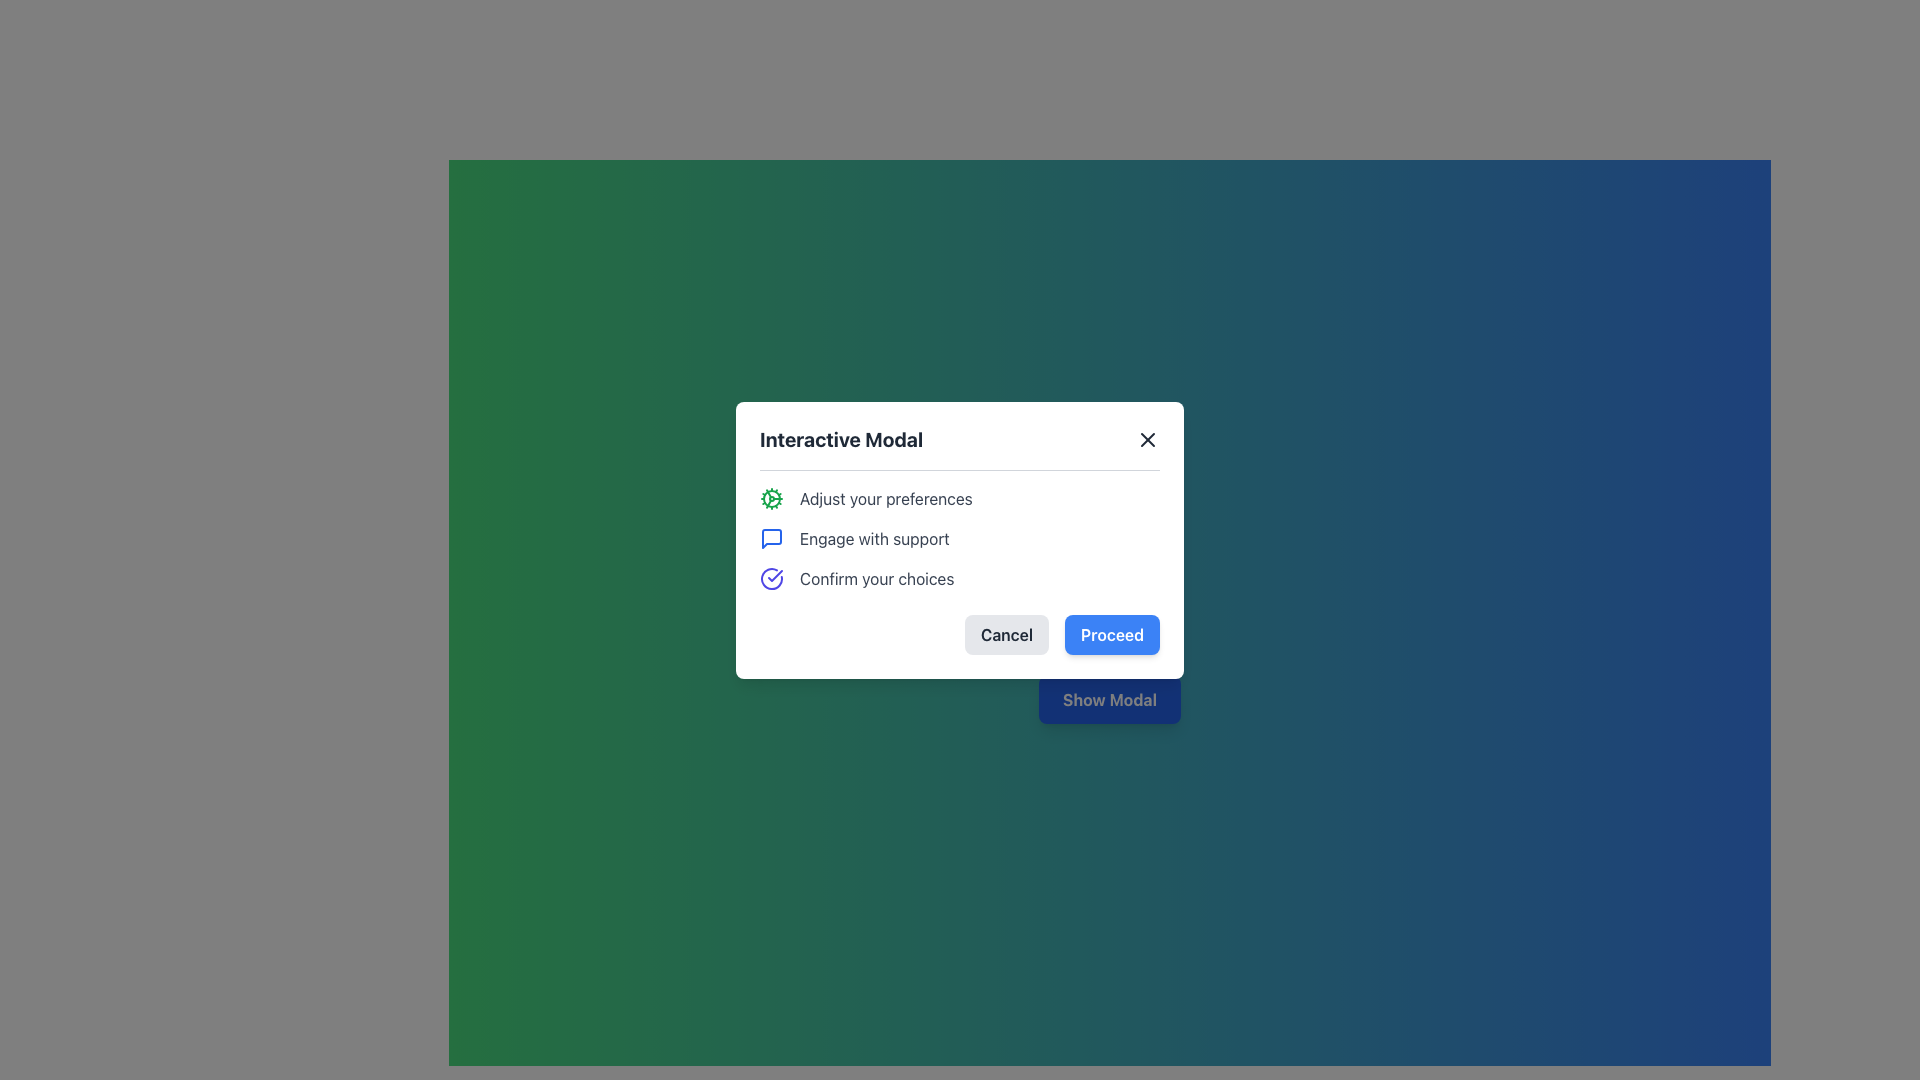 The height and width of the screenshot is (1080, 1920). Describe the element at coordinates (1147, 438) in the screenshot. I see `the Close Icon Button (SVG representation) located in the top-right corner of the modal window` at that location.